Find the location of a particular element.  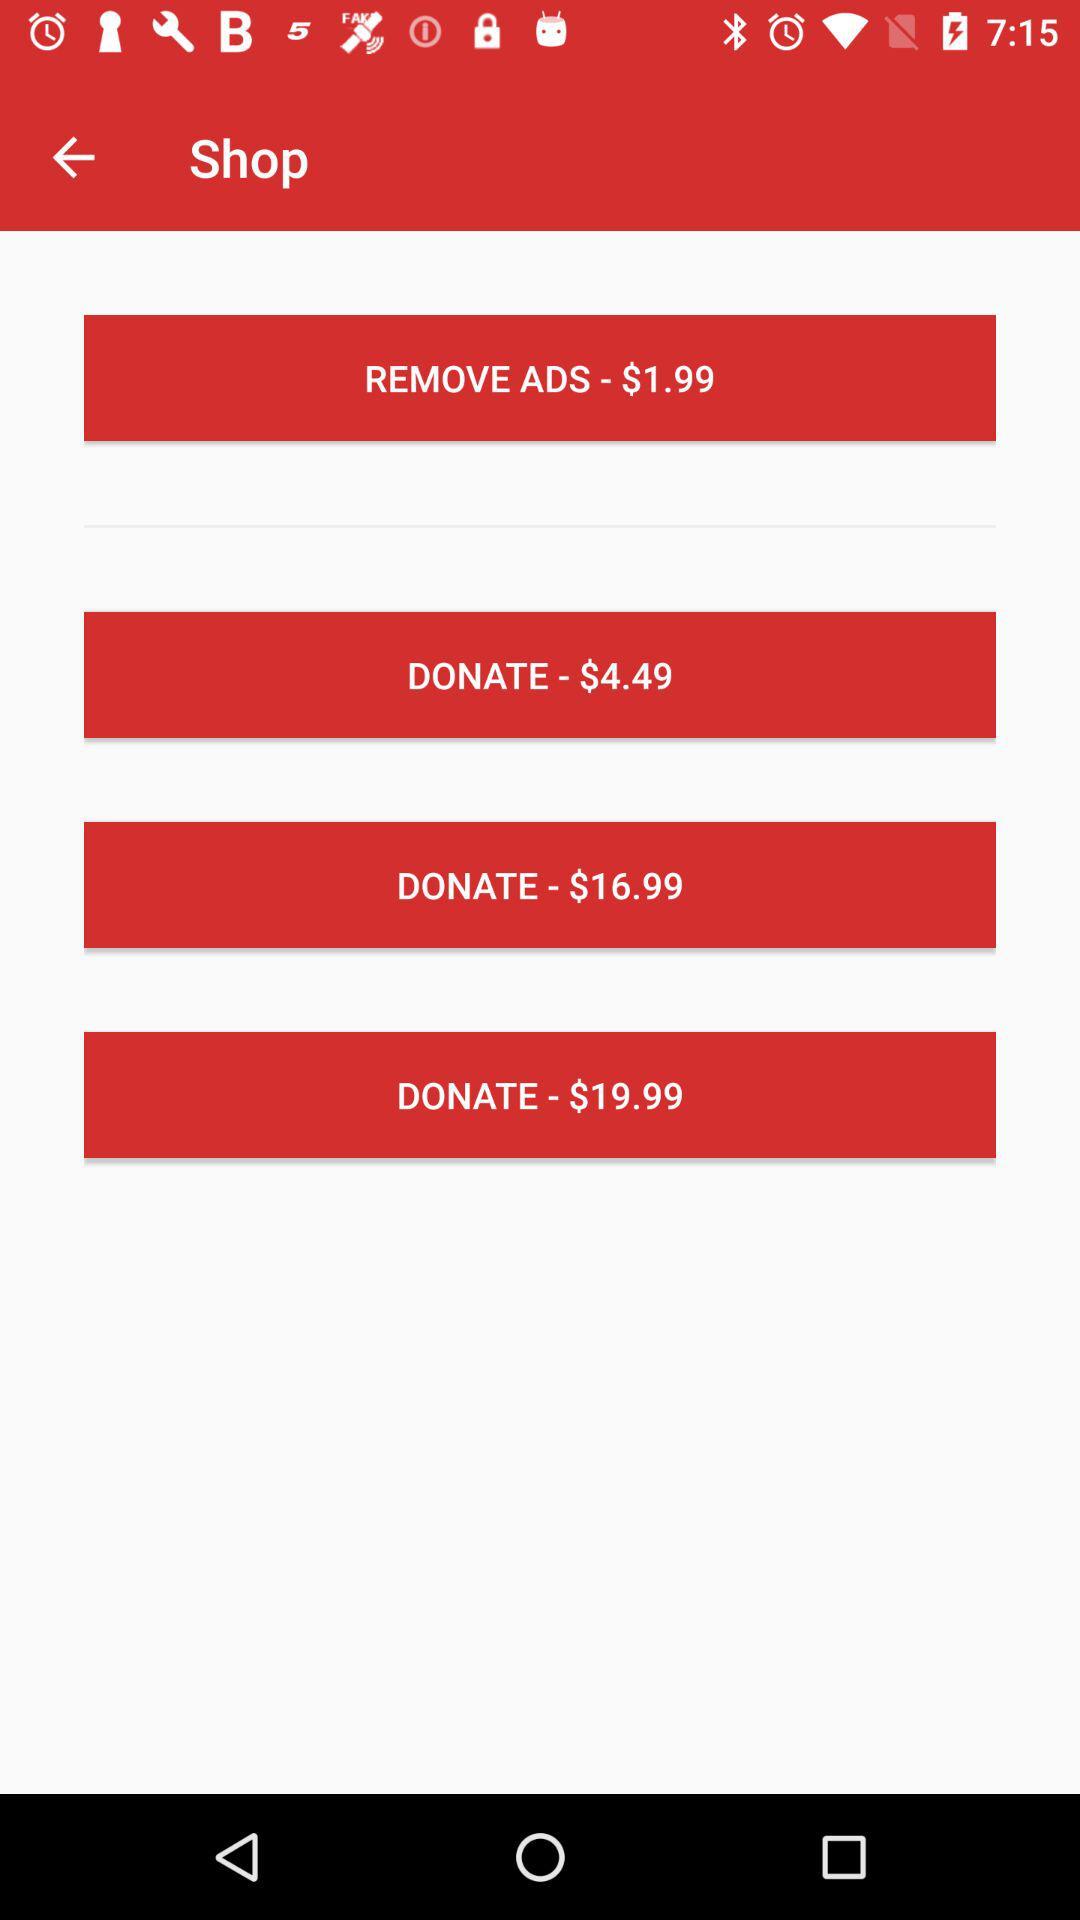

the remove ads 1 is located at coordinates (540, 378).